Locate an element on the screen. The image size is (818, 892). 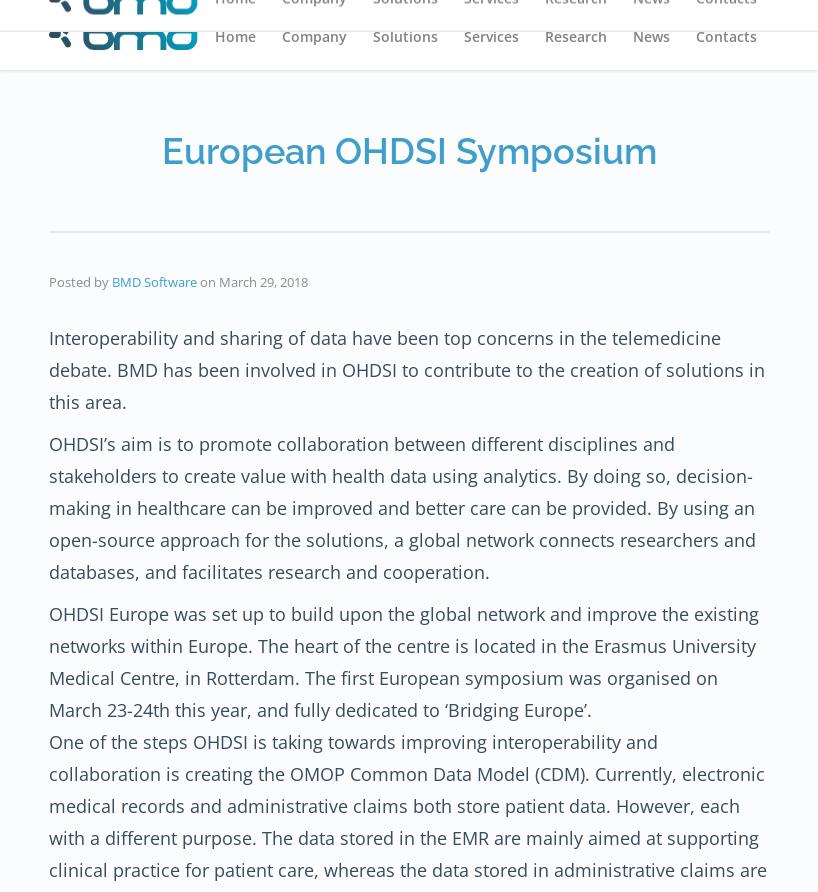
'Services' is located at coordinates (491, 36).